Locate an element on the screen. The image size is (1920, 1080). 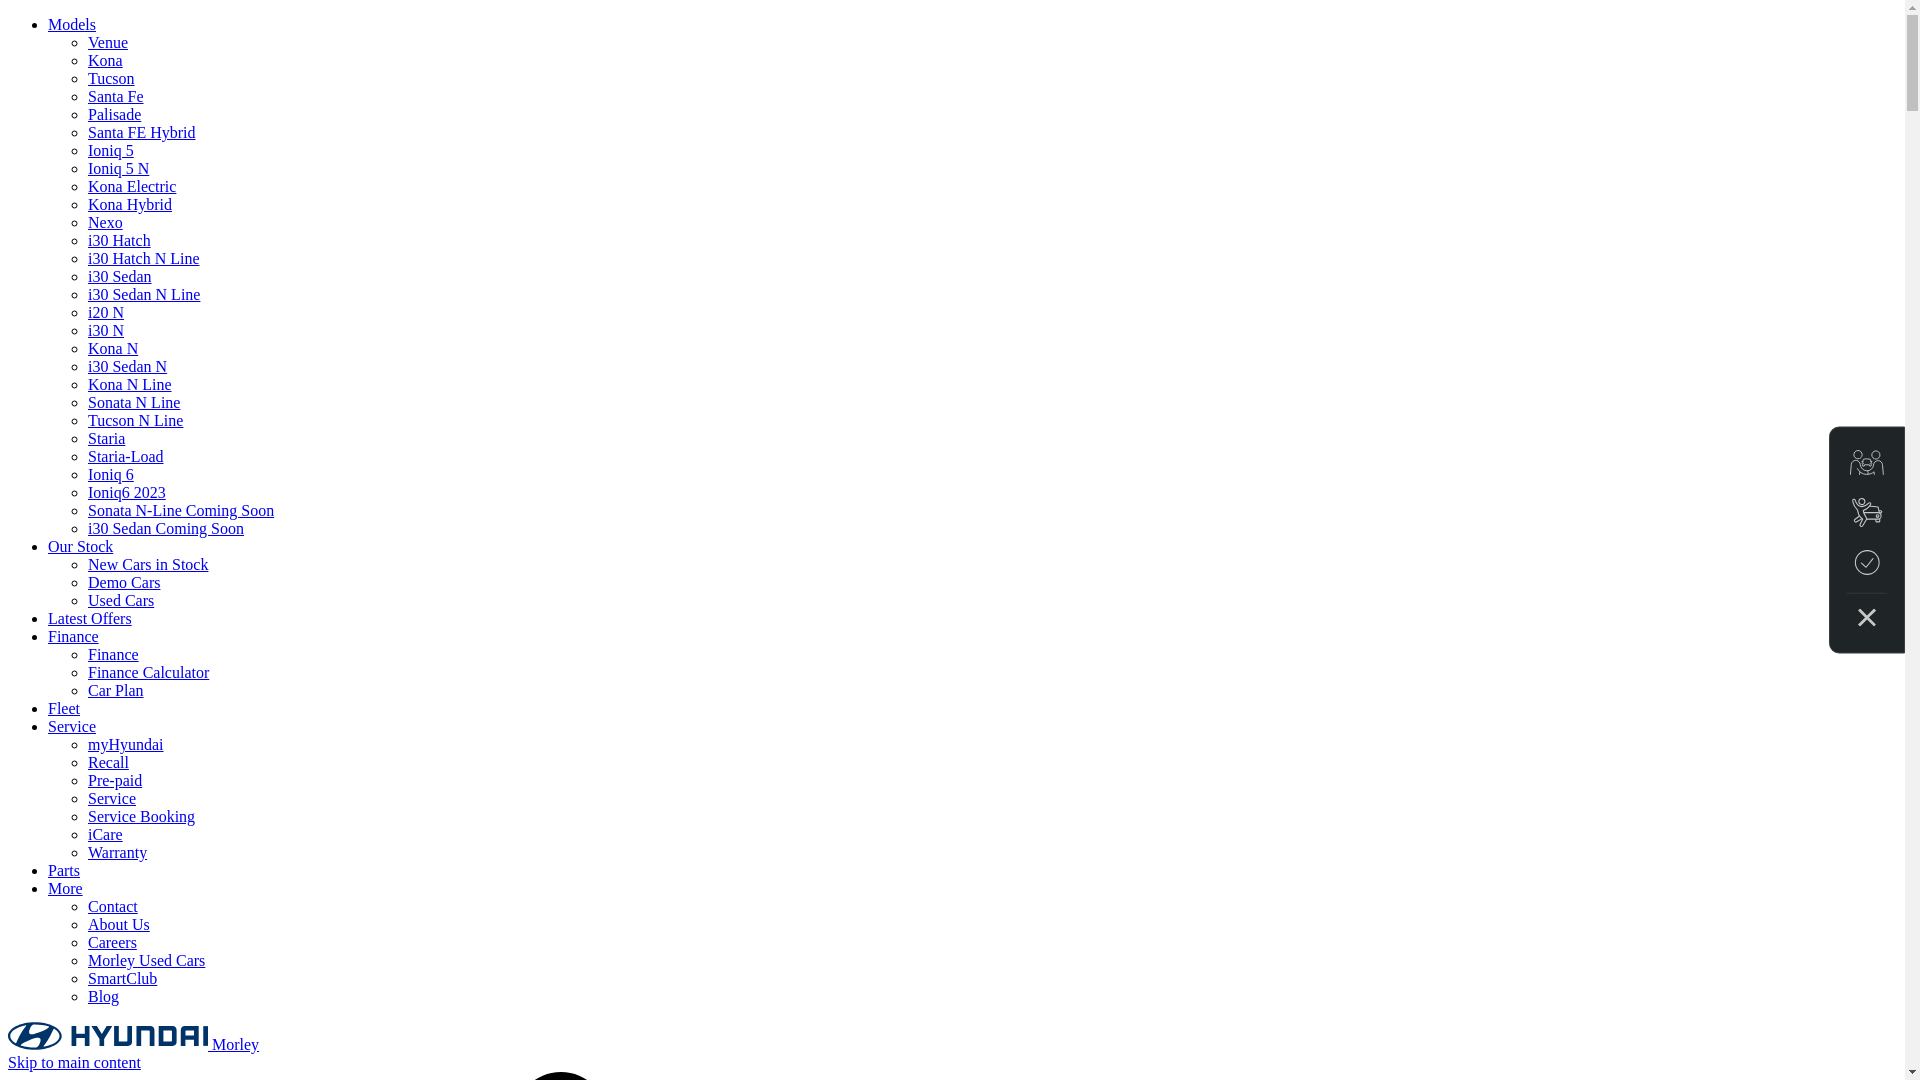
'Demo Cars' is located at coordinates (86, 582).